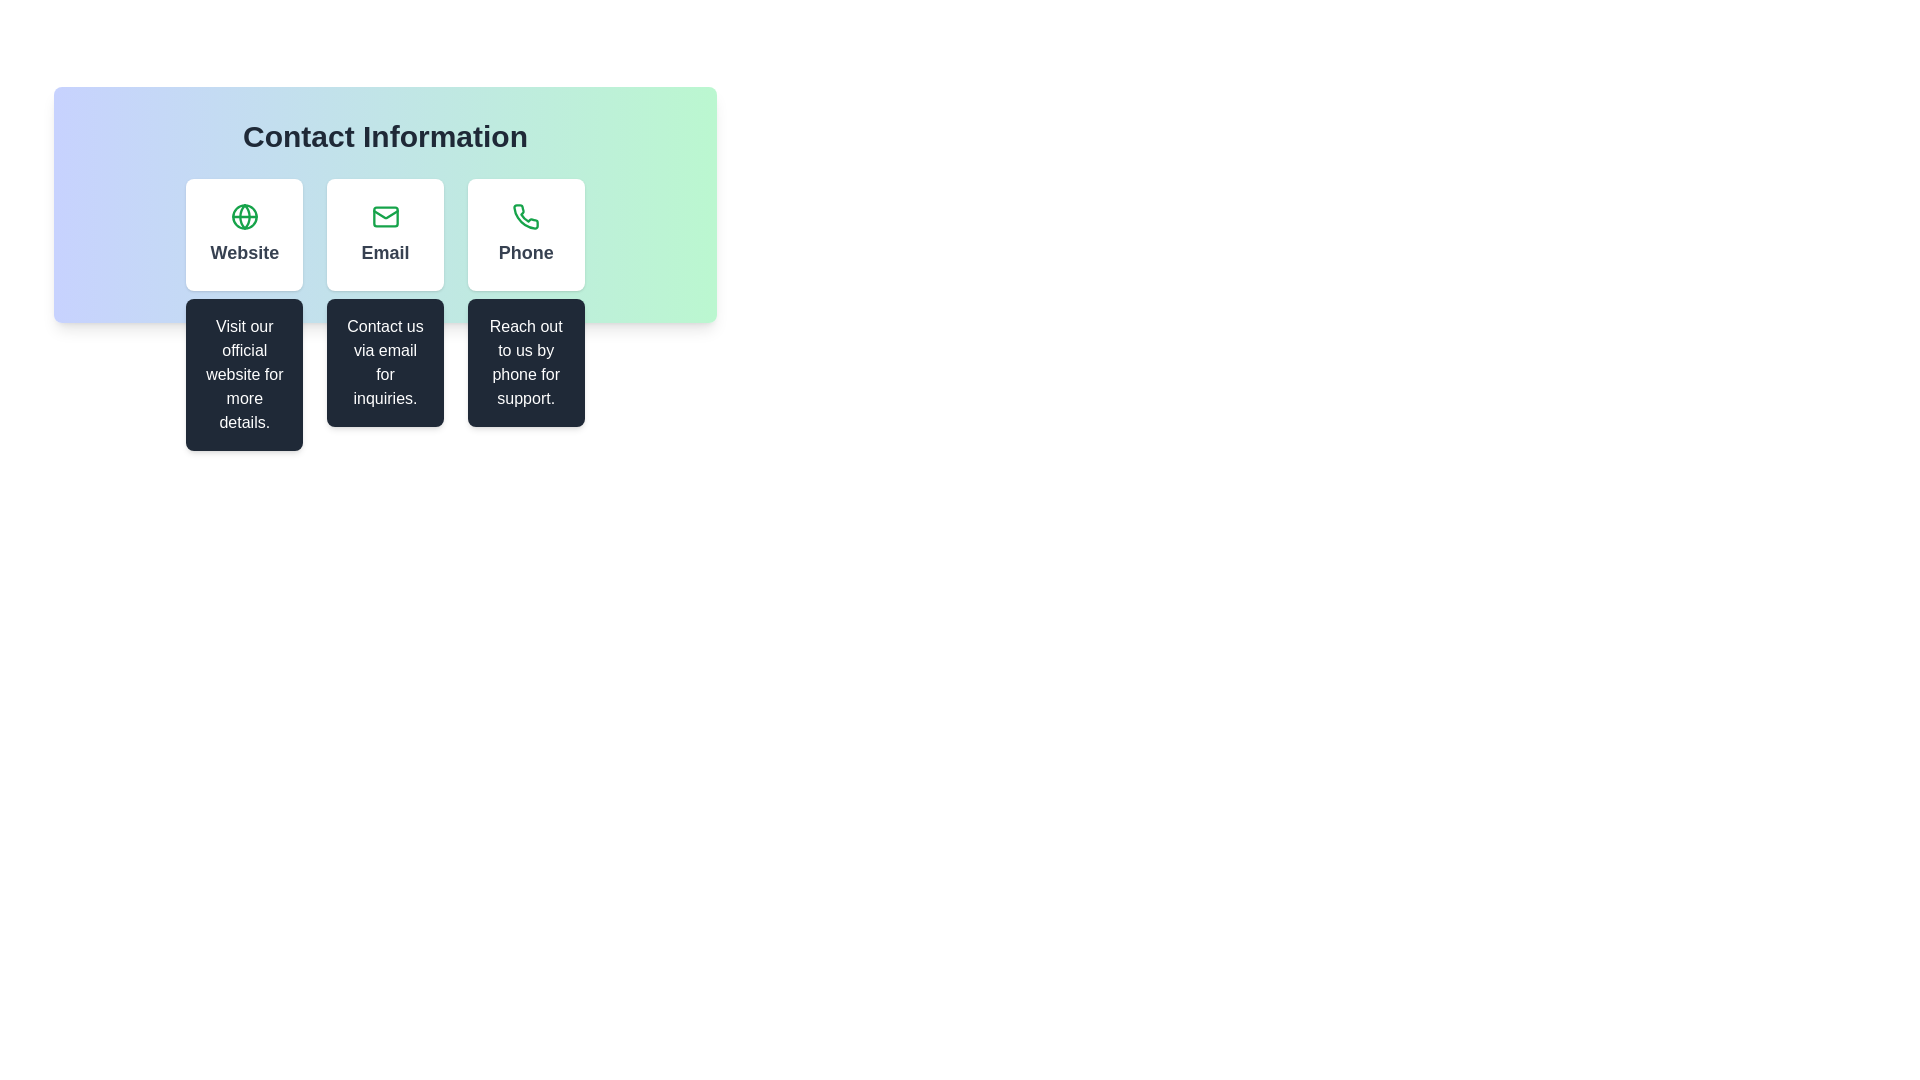  What do you see at coordinates (385, 234) in the screenshot?
I see `the email contact button located under the 'Contact Information' heading` at bounding box center [385, 234].